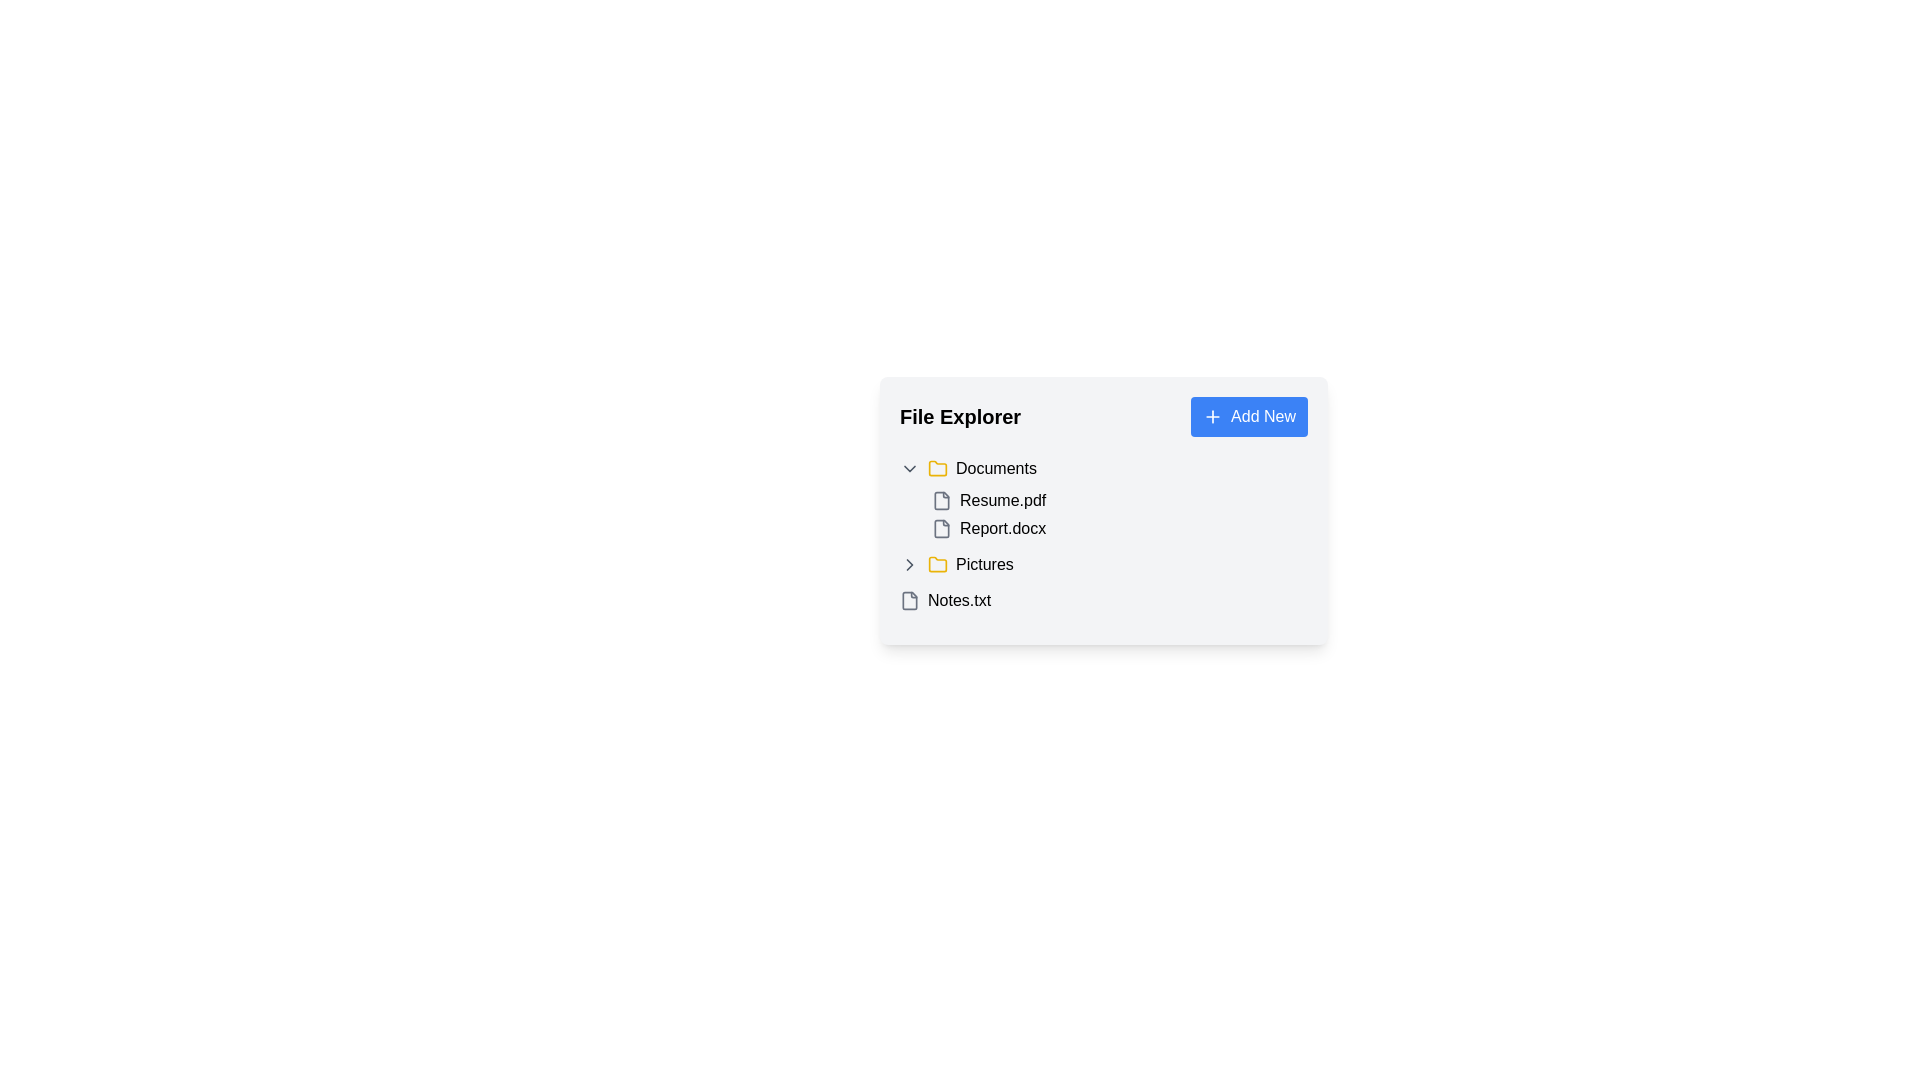 This screenshot has width=1920, height=1080. Describe the element at coordinates (909, 564) in the screenshot. I see `the chevron icon located at the first position in the 'Pictures' row of the file explorer interface` at that location.